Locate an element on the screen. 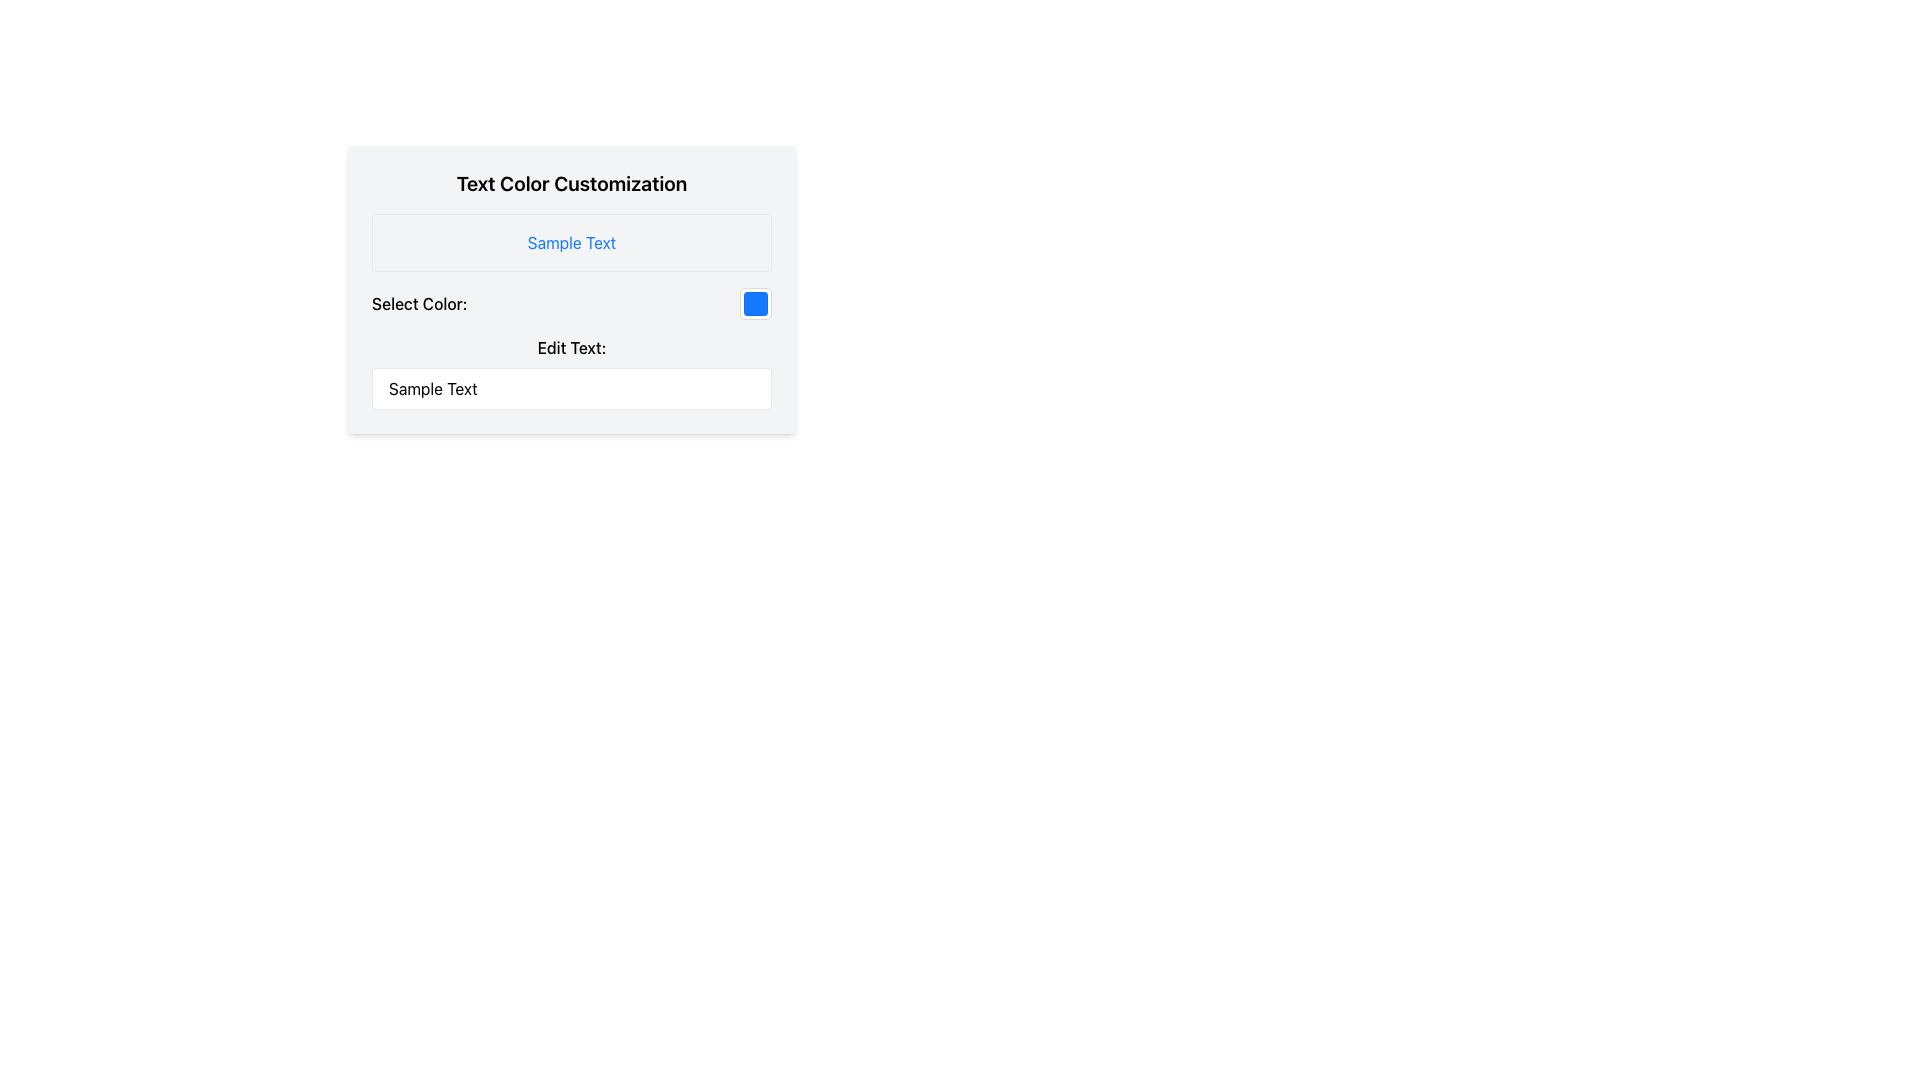 Image resolution: width=1920 pixels, height=1080 pixels. the Text label that displays 'Select Color:' which is positioned to the left of the color picker is located at coordinates (418, 304).